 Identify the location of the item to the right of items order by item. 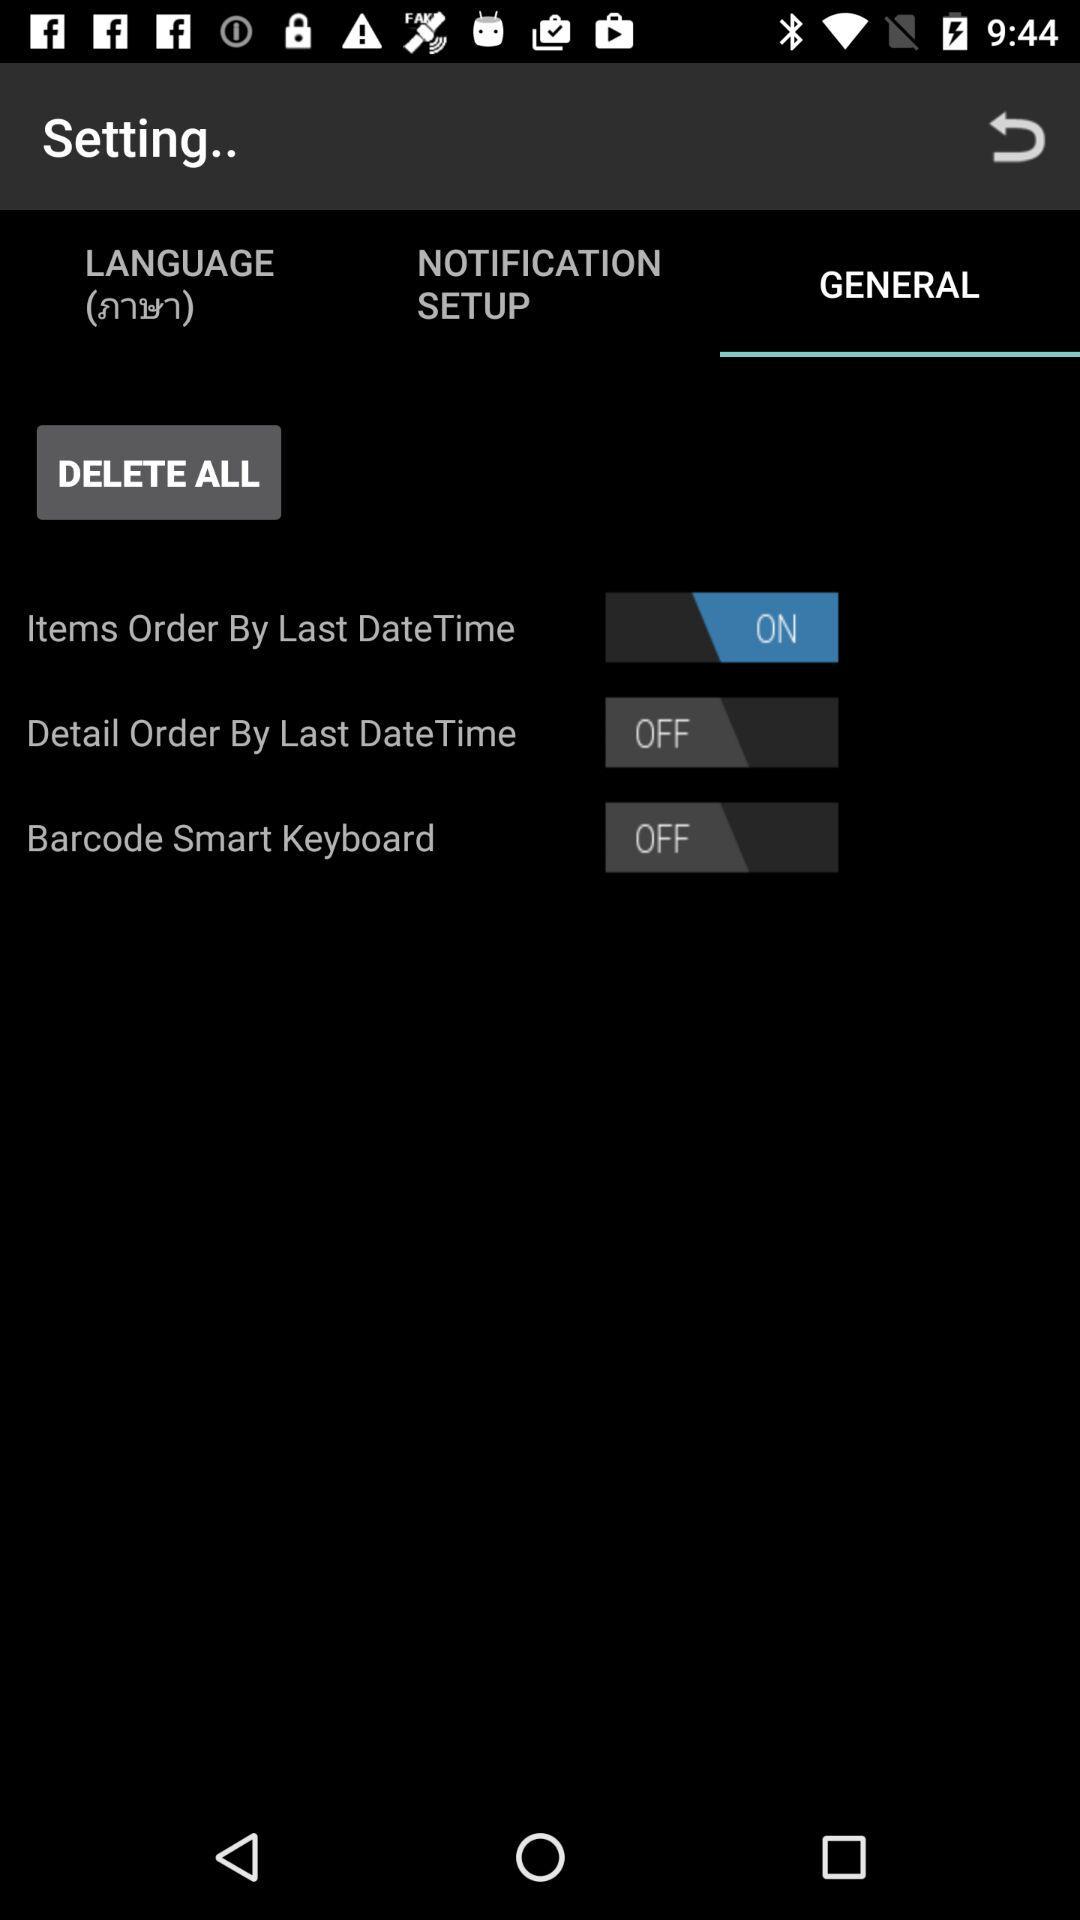
(721, 626).